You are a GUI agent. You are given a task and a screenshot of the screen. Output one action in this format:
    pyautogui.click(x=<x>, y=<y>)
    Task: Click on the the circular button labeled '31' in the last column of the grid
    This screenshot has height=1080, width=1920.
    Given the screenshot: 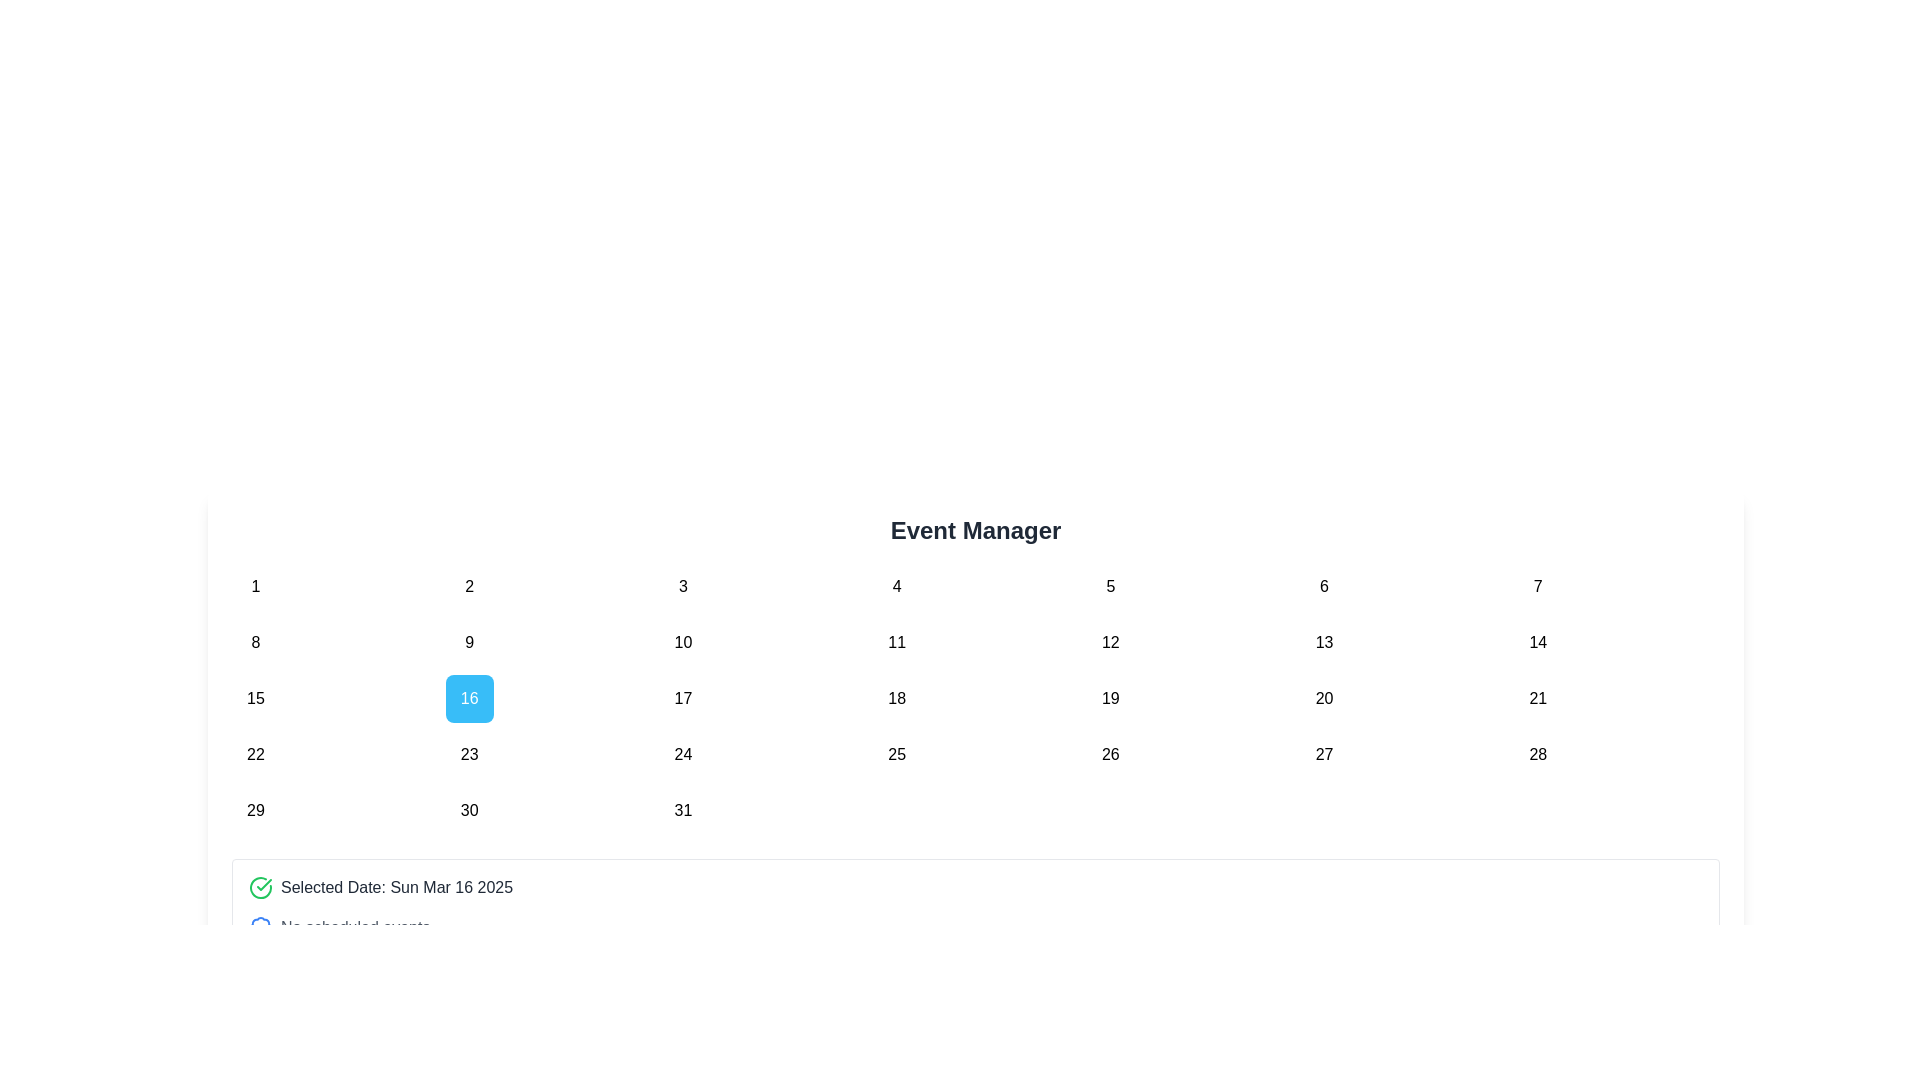 What is the action you would take?
    pyautogui.click(x=683, y=810)
    